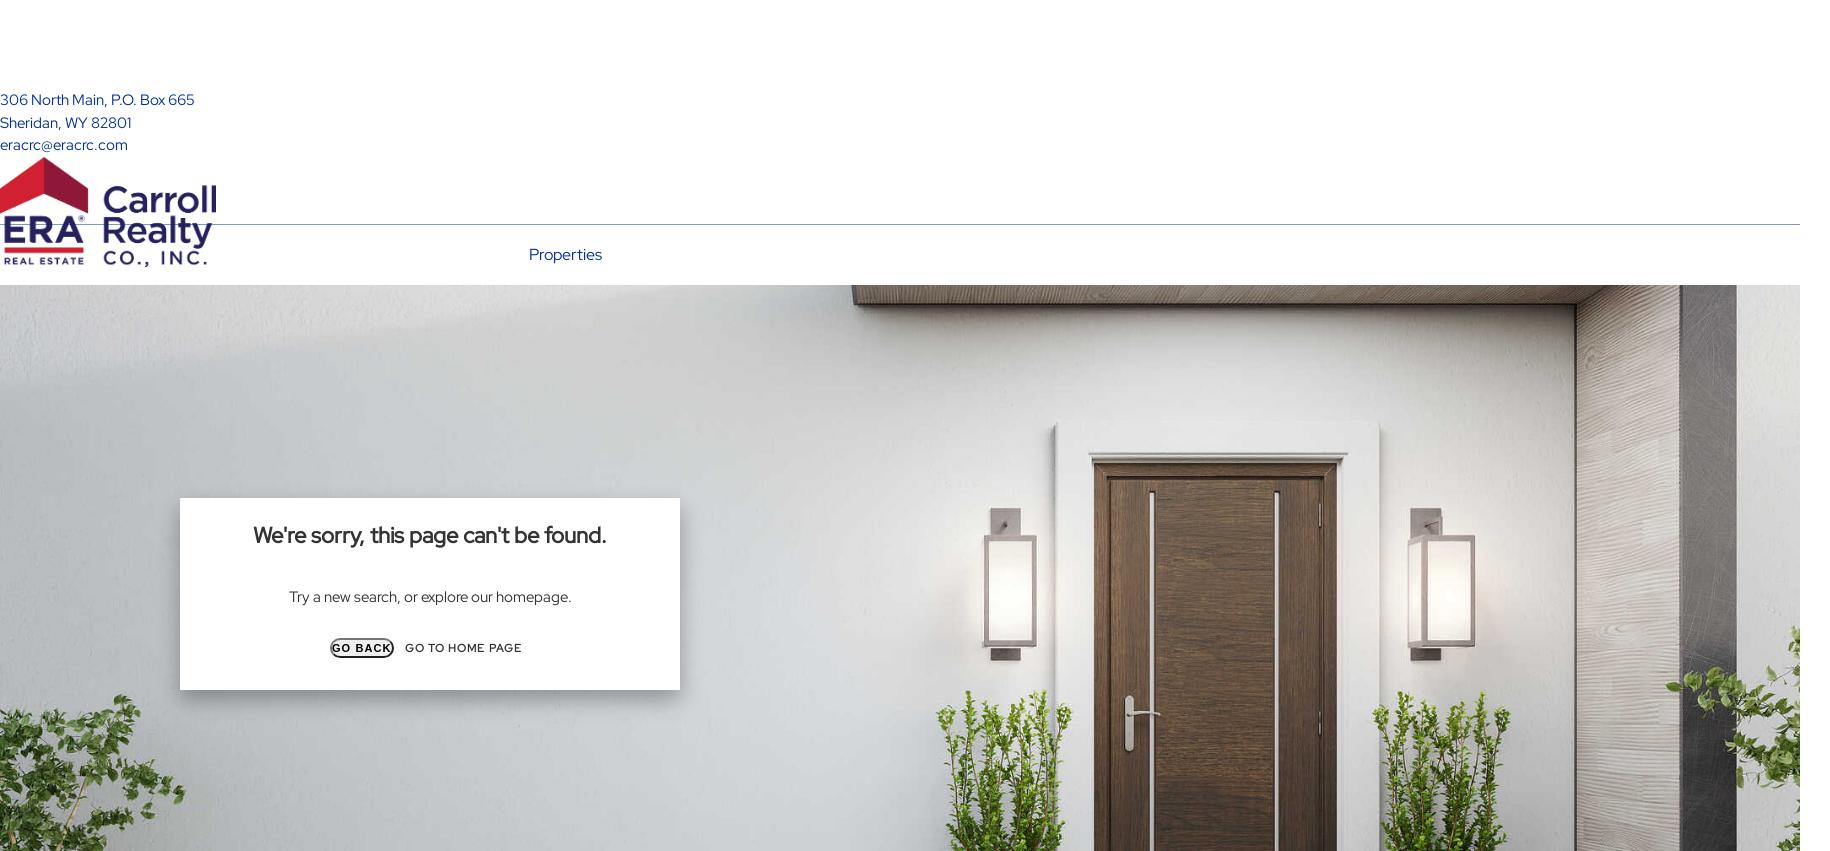 This screenshot has width=1830, height=851. What do you see at coordinates (447, 393) in the screenshot?
I see `'Home'` at bounding box center [447, 393].